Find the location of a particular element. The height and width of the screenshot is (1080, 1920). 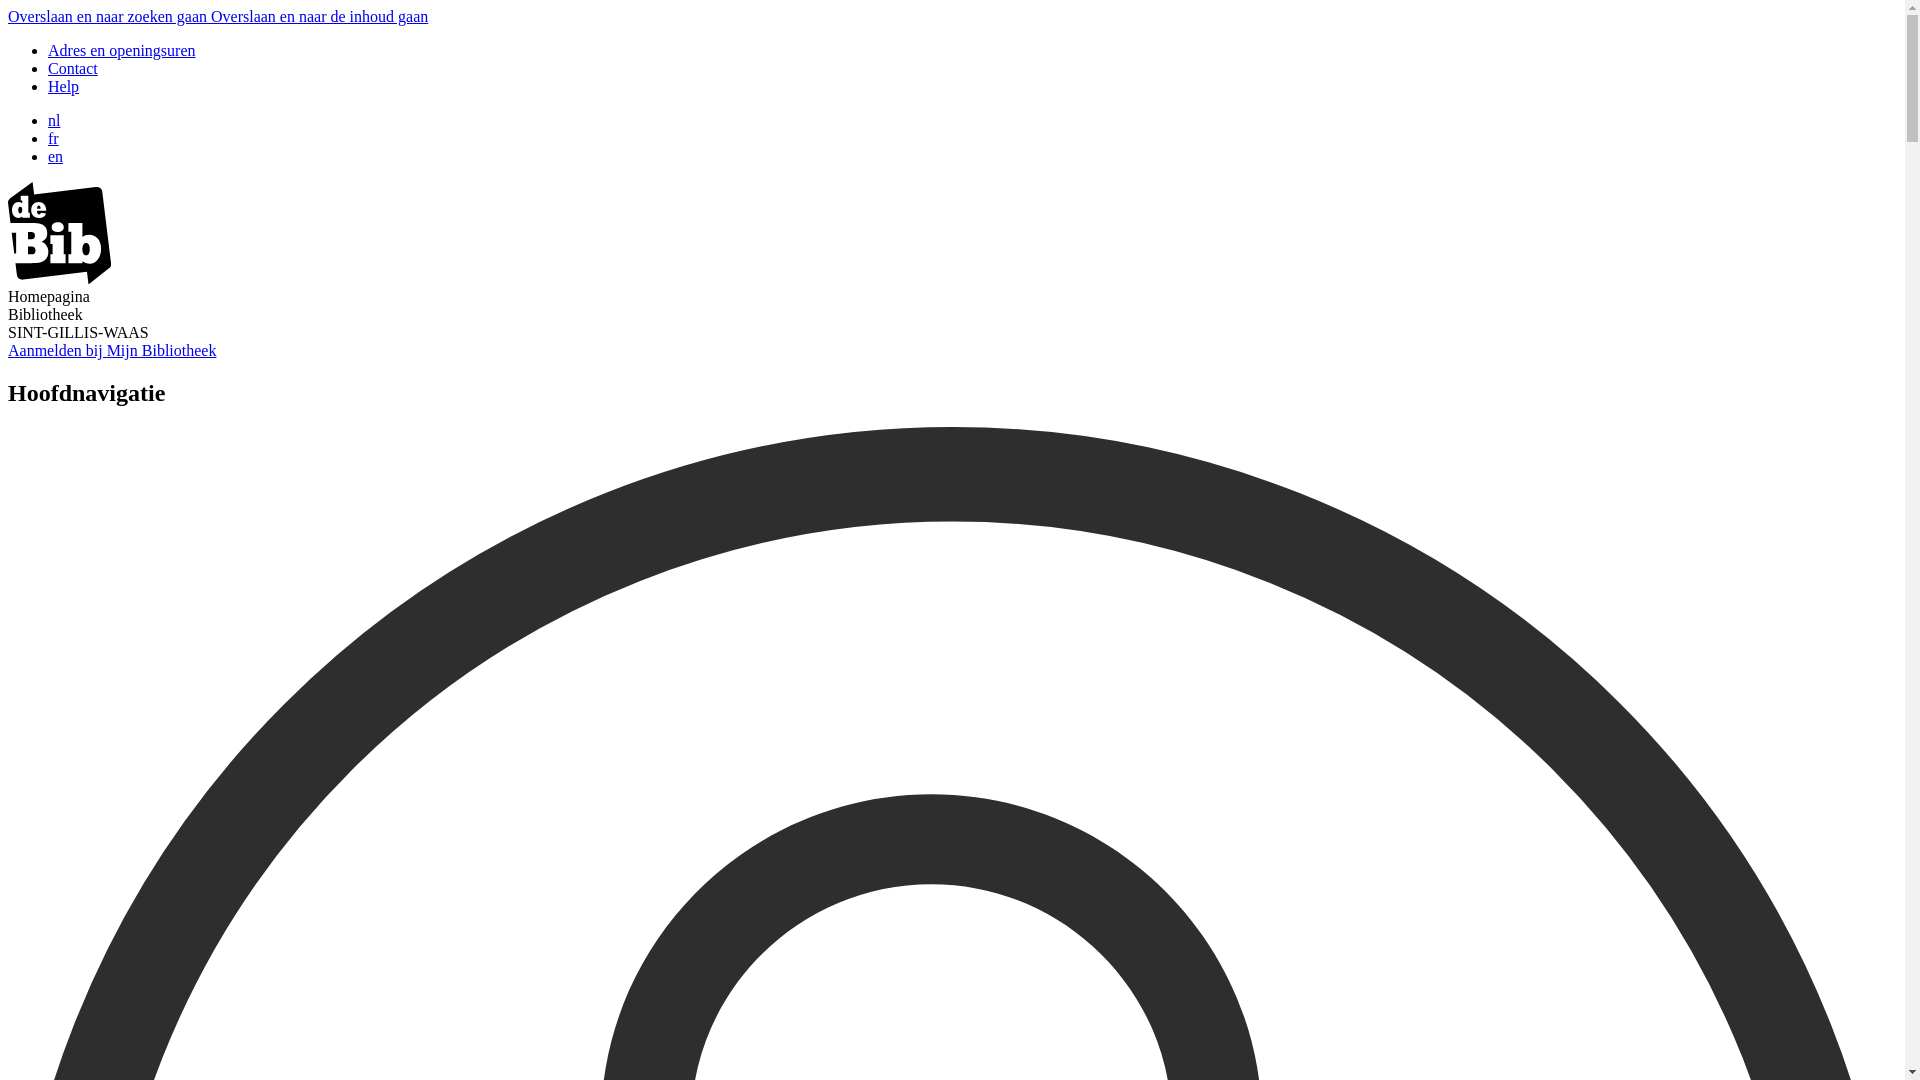

'Aanmelden bij Mijn Bibliotheek' is located at coordinates (110, 349).